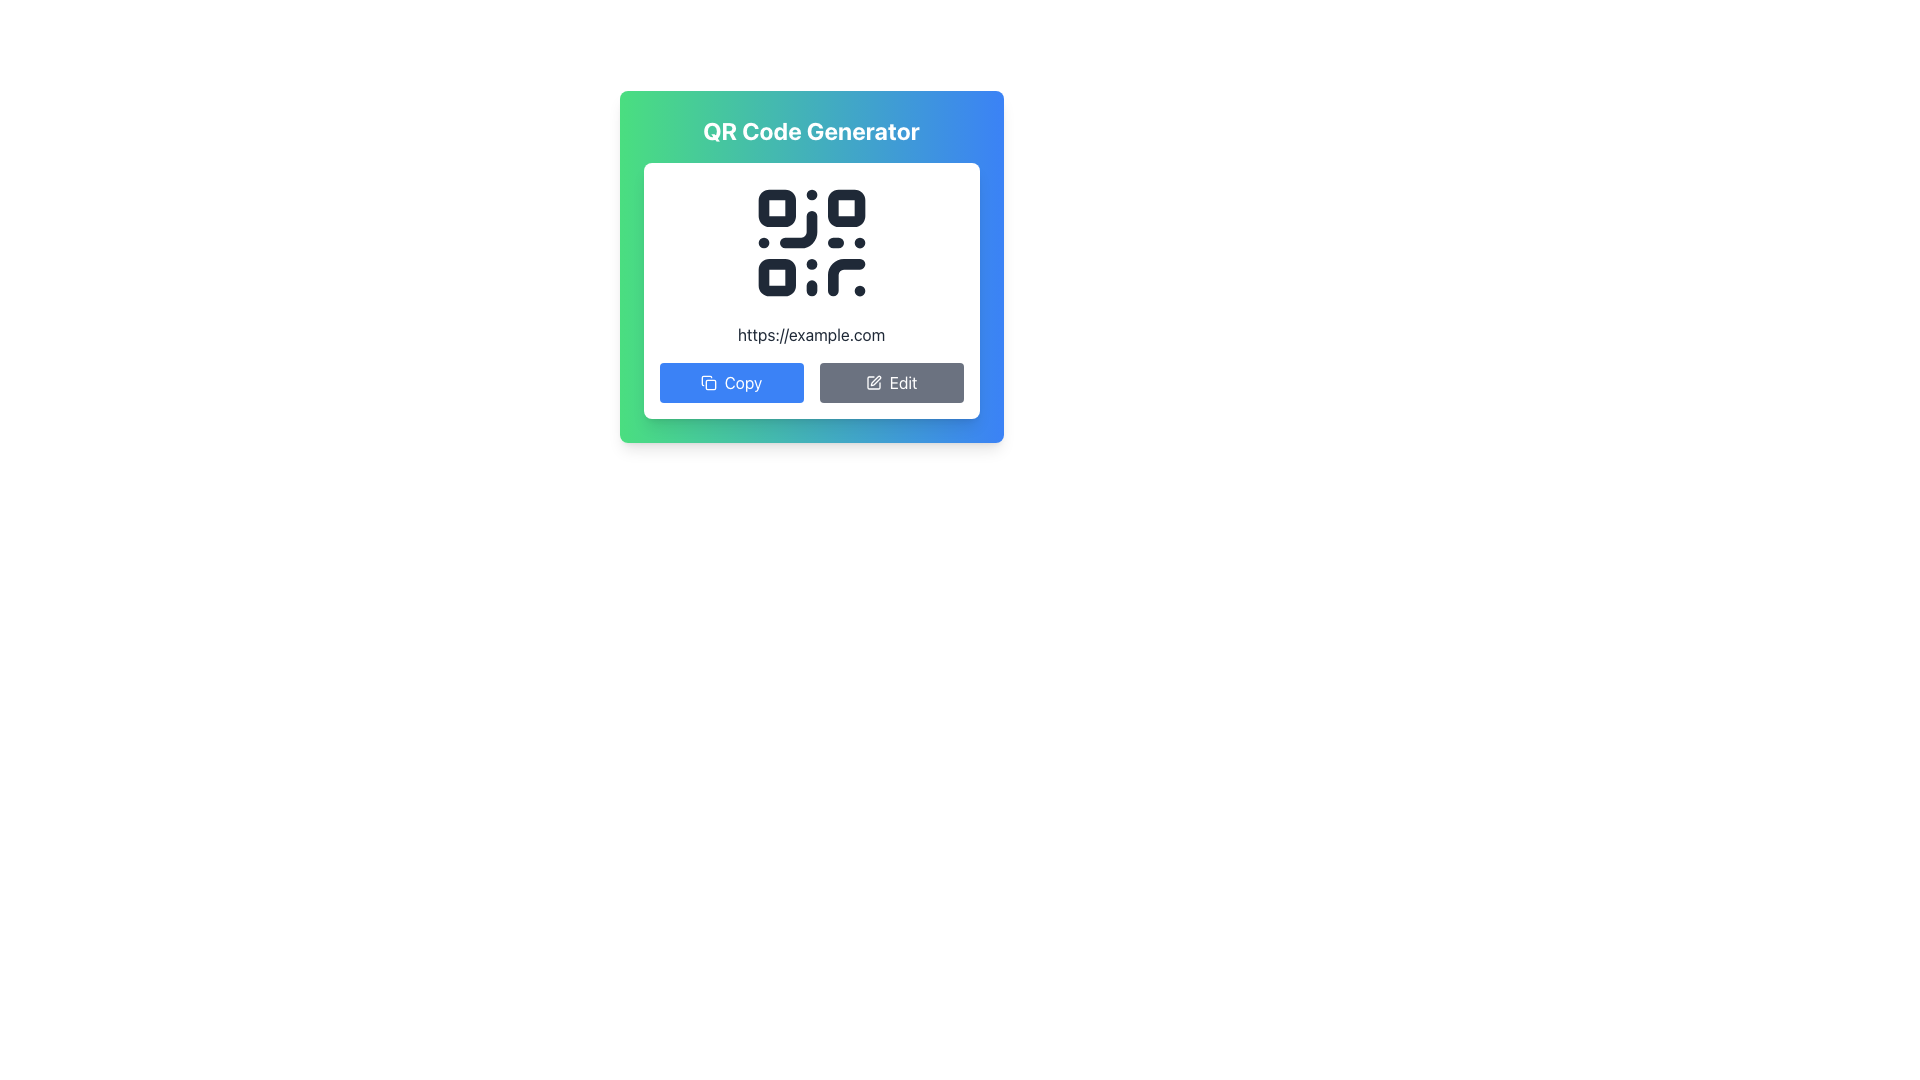 The height and width of the screenshot is (1080, 1920). What do you see at coordinates (811, 131) in the screenshot?
I see `the Text header at the top of the card, which indicates the purpose or functionality of the card's content` at bounding box center [811, 131].